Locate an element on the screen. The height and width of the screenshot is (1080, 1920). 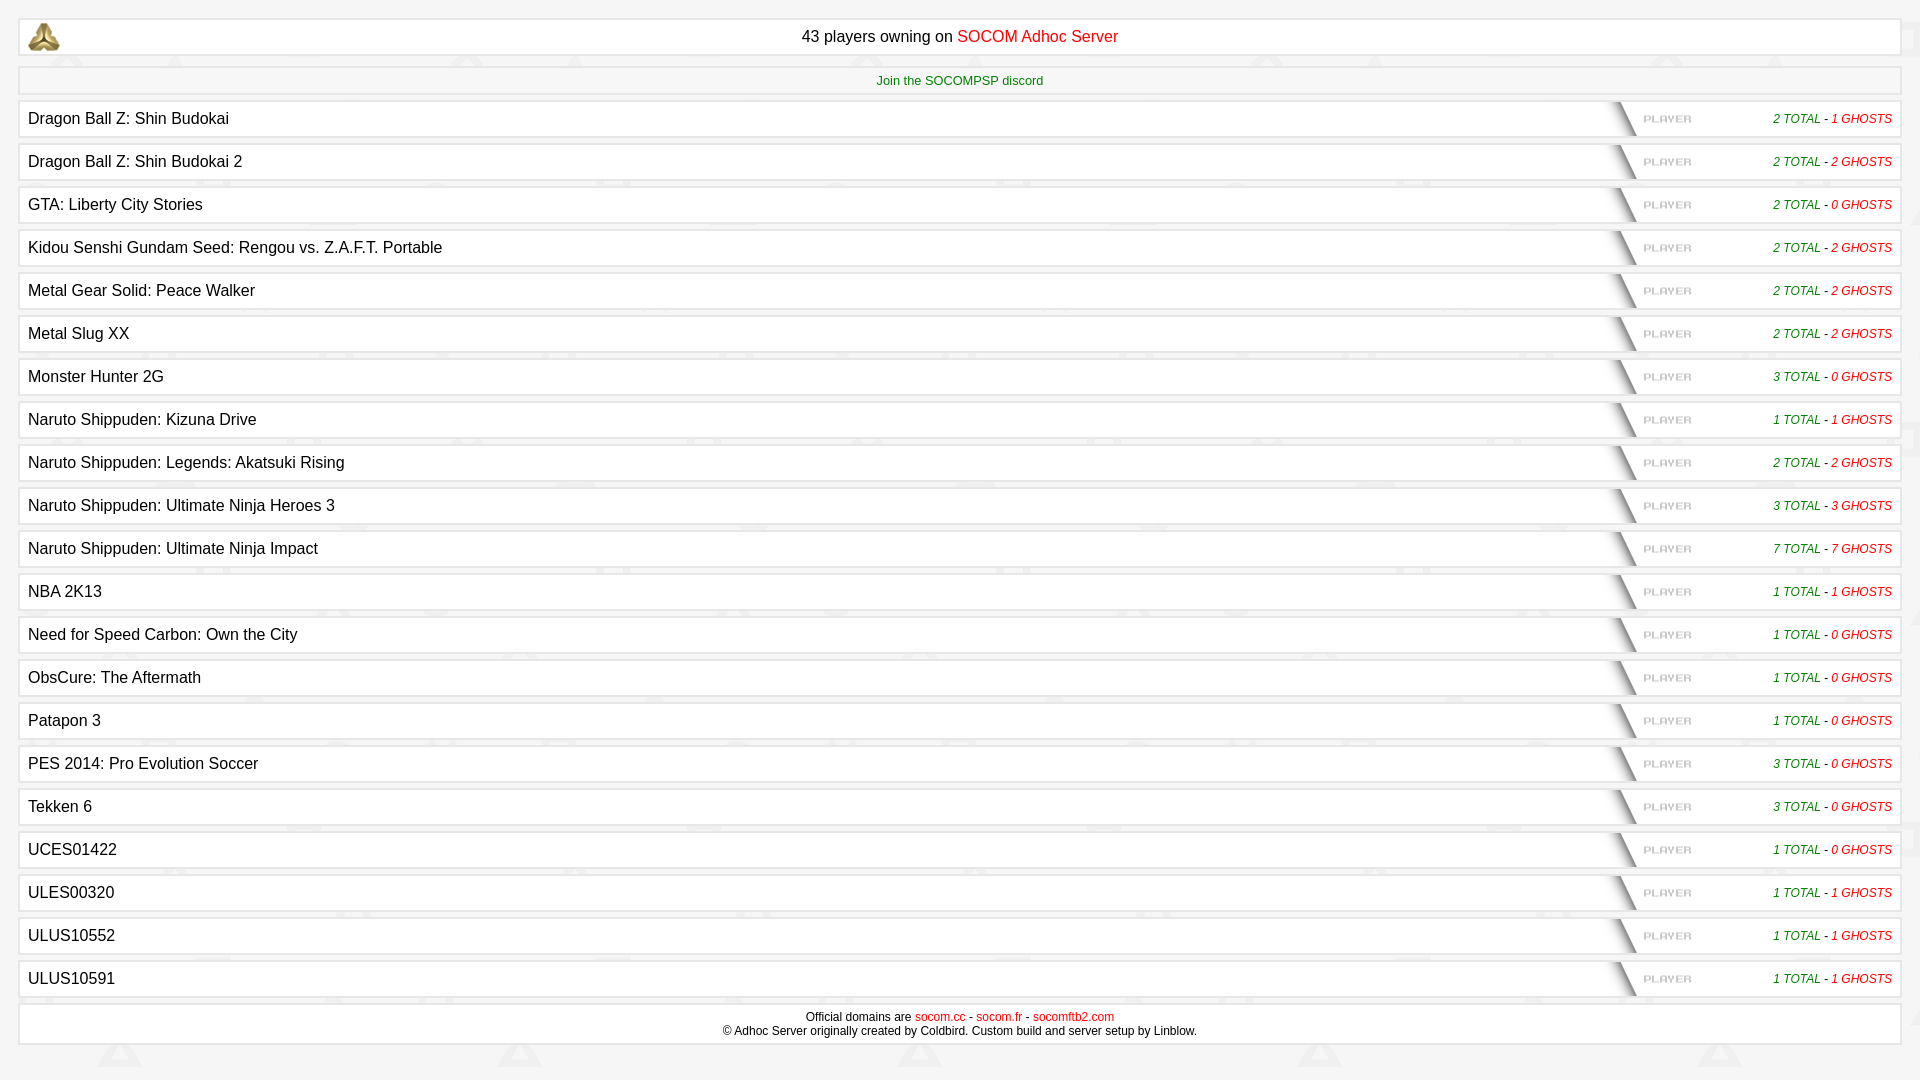
'socom.cc' is located at coordinates (914, 1017).